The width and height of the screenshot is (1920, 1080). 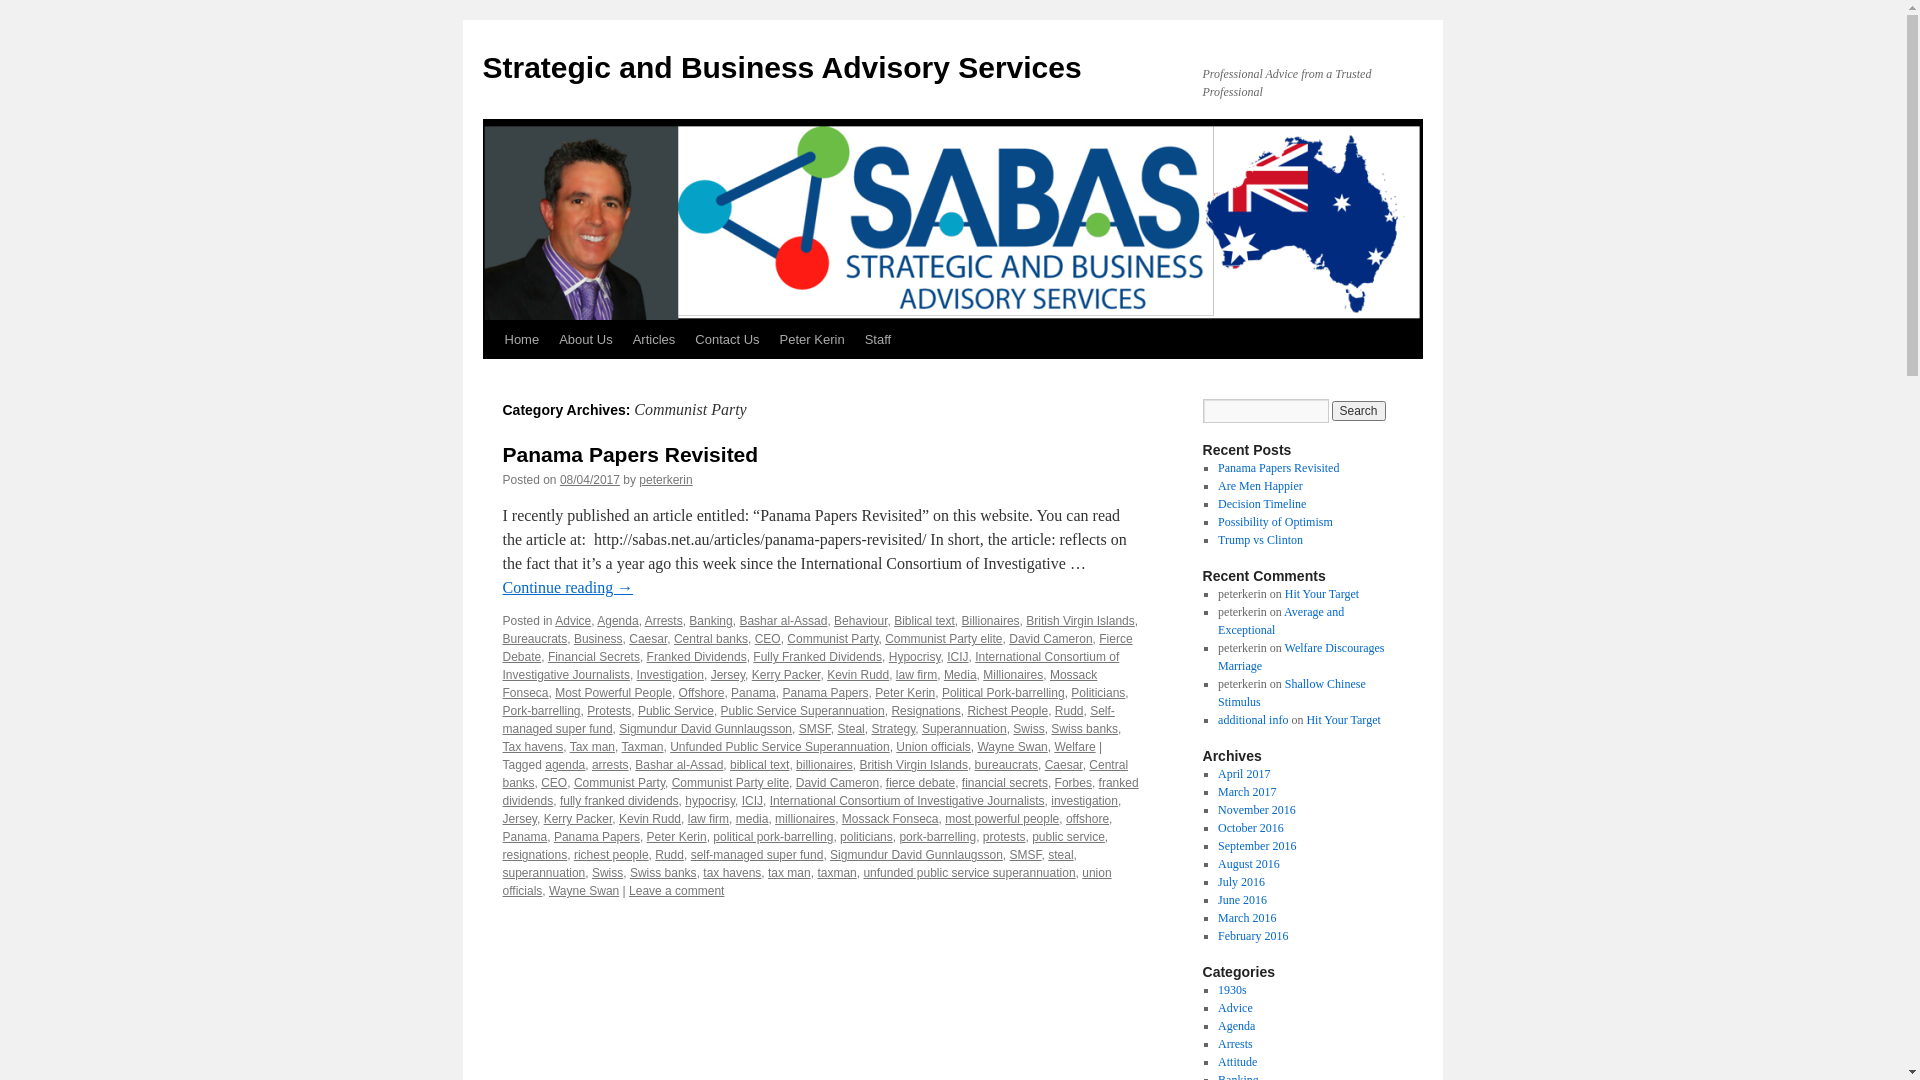 What do you see at coordinates (710, 639) in the screenshot?
I see `'Central banks'` at bounding box center [710, 639].